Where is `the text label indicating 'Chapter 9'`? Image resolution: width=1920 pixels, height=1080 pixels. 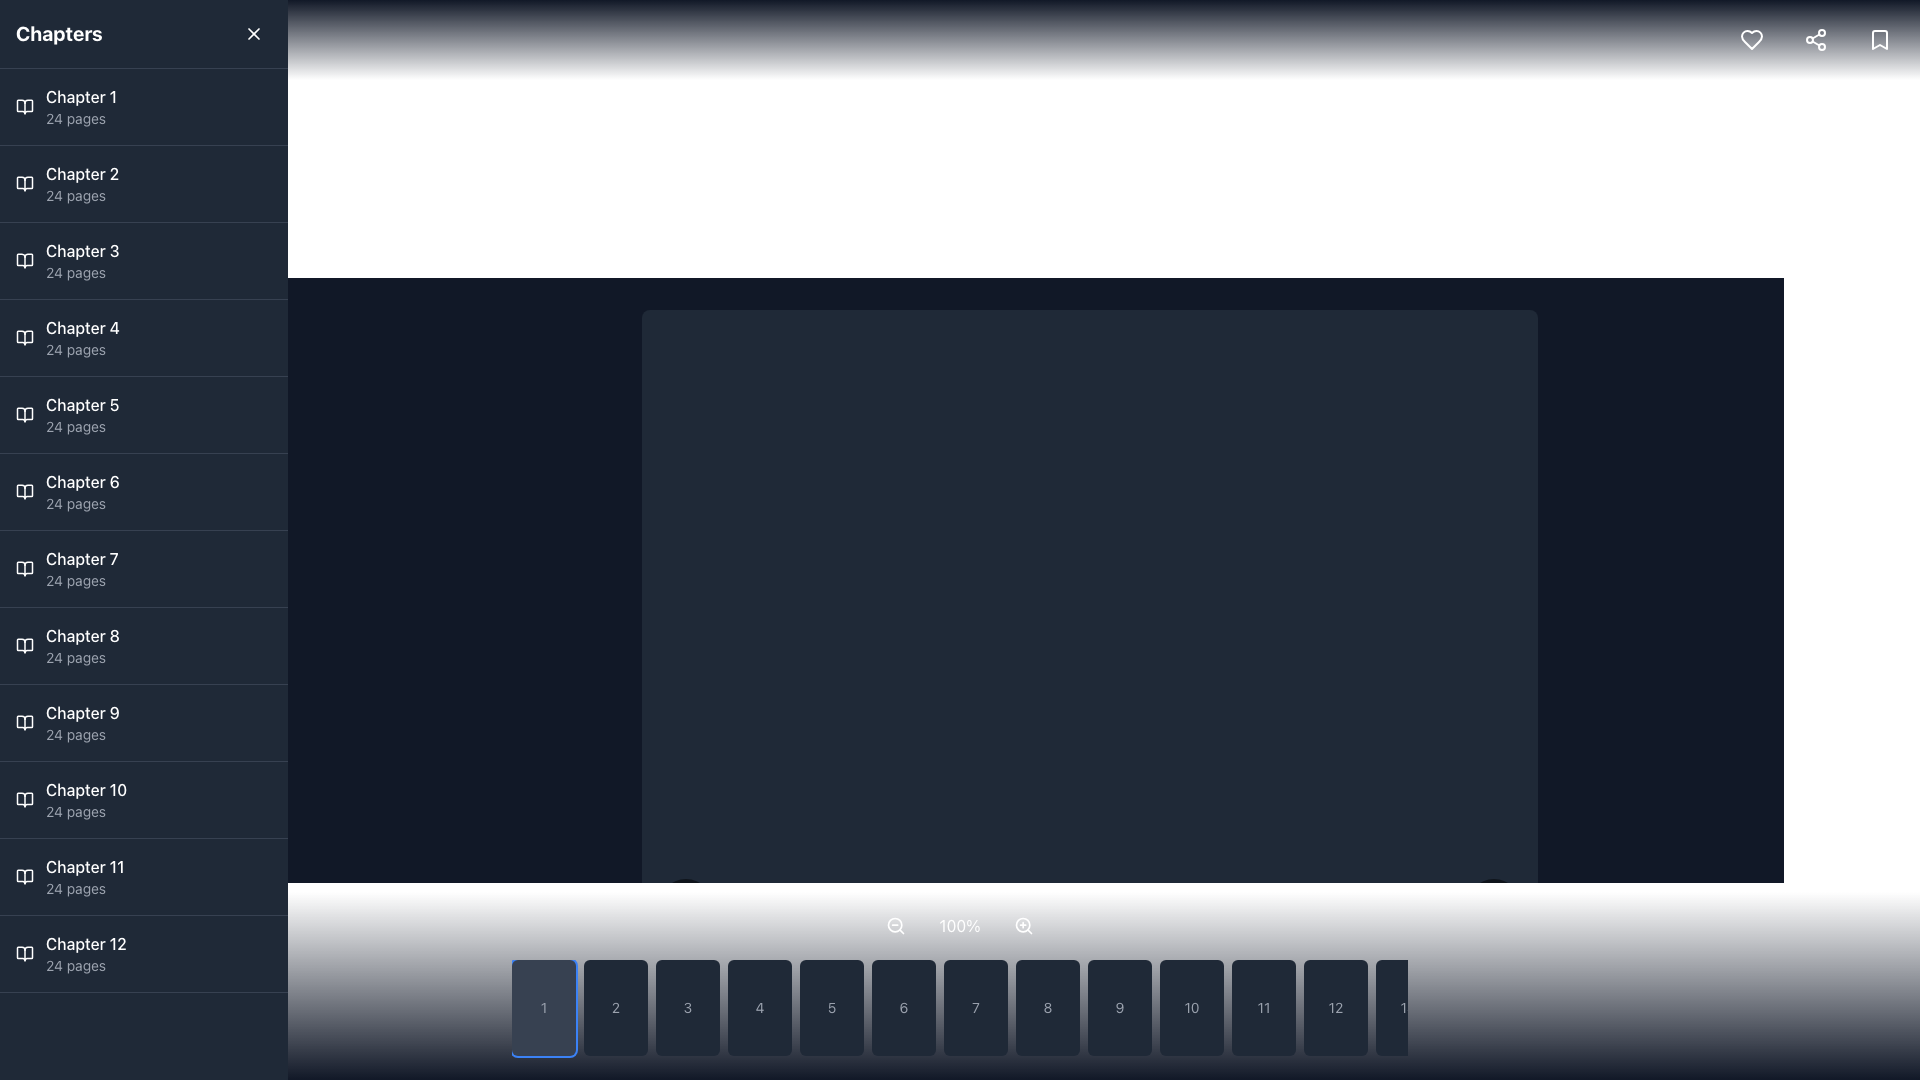
the text label indicating 'Chapter 9' is located at coordinates (81, 712).